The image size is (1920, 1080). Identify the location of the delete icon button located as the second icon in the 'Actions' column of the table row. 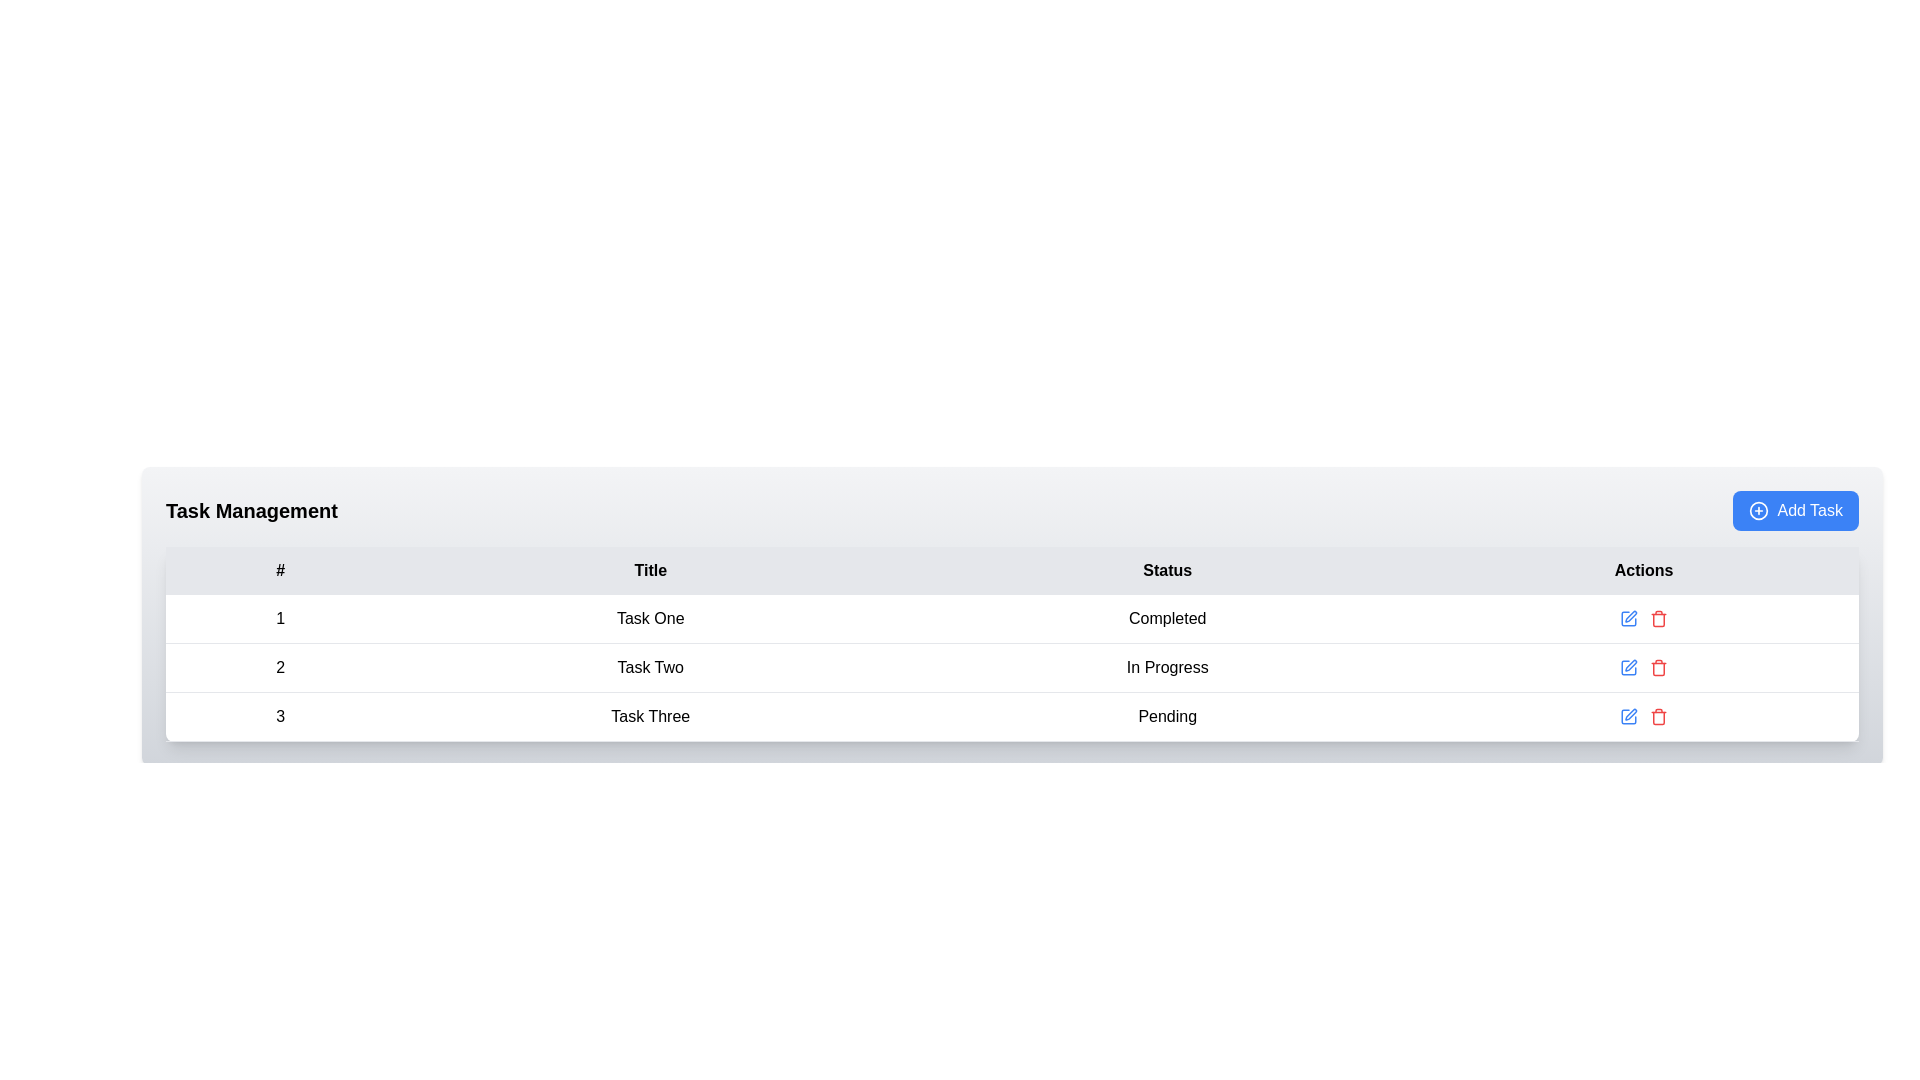
(1659, 617).